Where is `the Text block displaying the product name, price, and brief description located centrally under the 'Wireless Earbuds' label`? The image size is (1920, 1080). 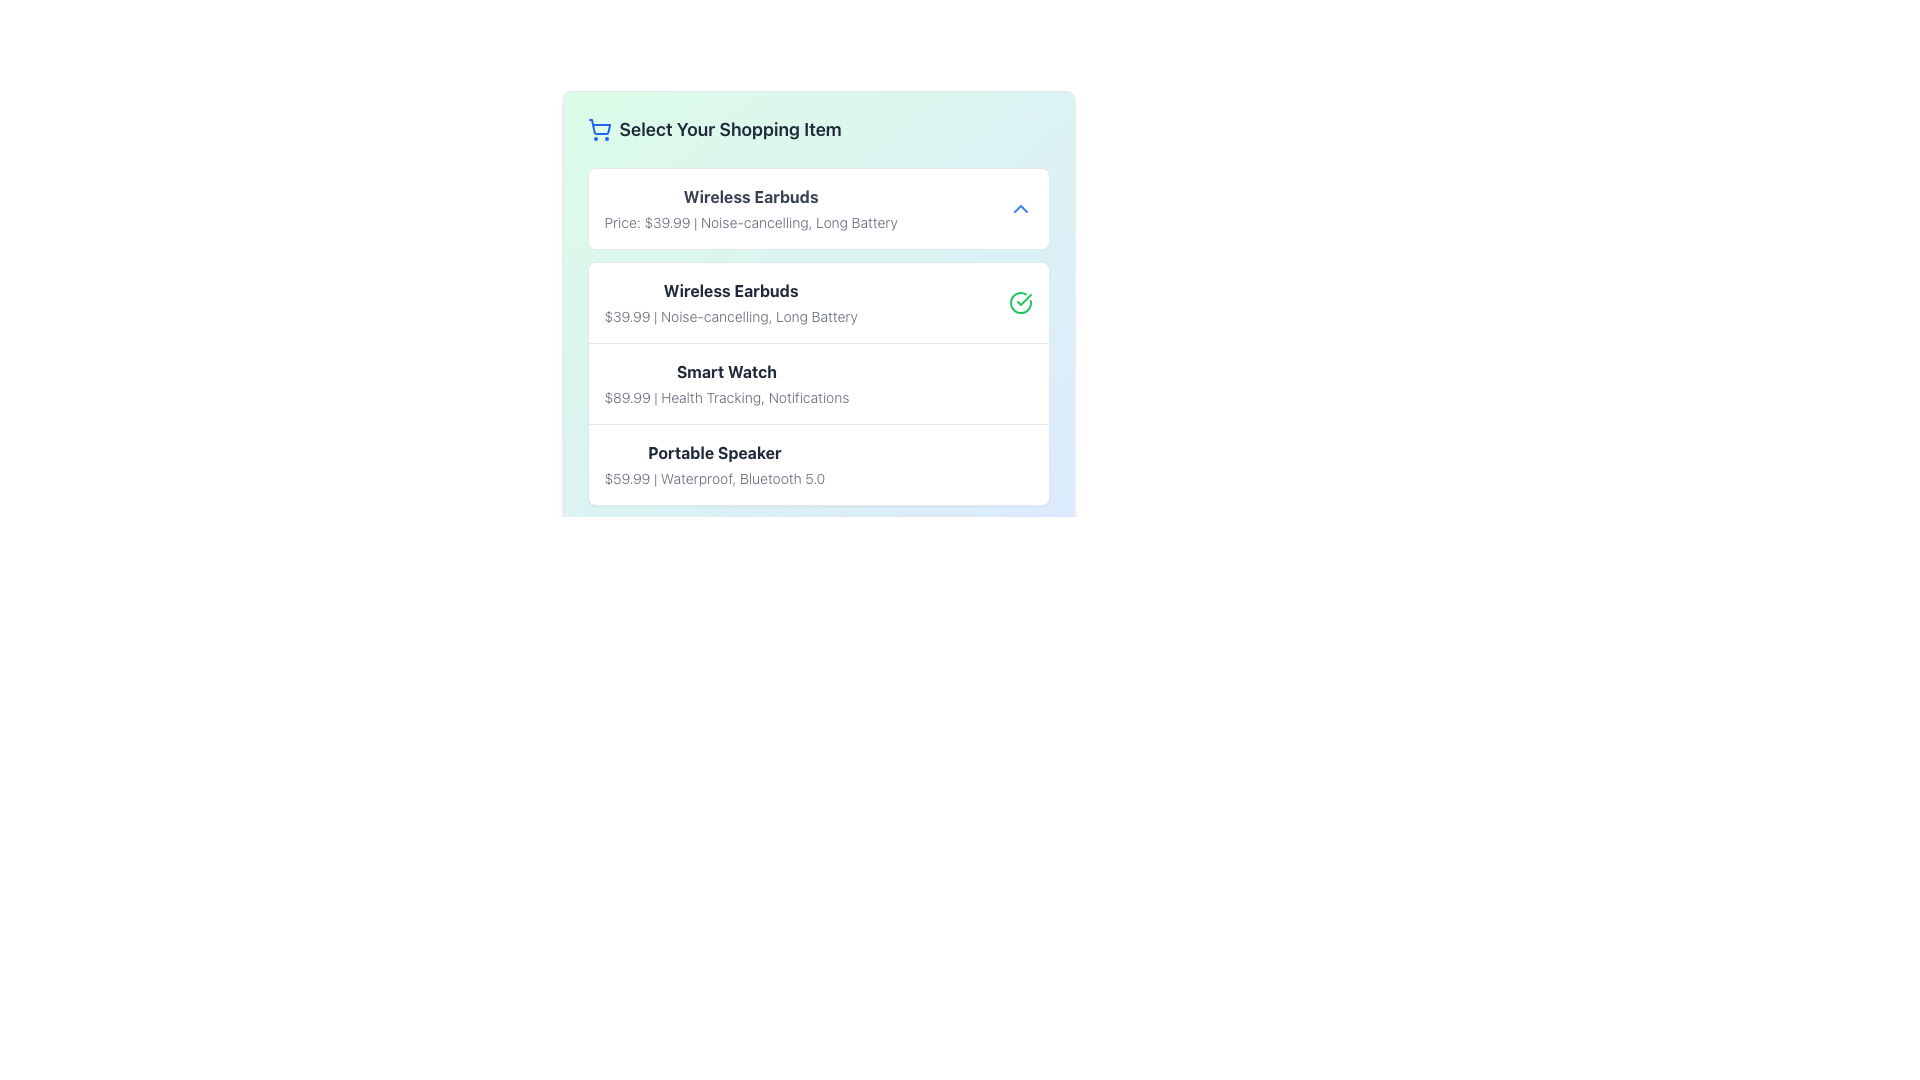
the Text block displaying the product name, price, and brief description located centrally under the 'Wireless Earbuds' label is located at coordinates (725, 384).